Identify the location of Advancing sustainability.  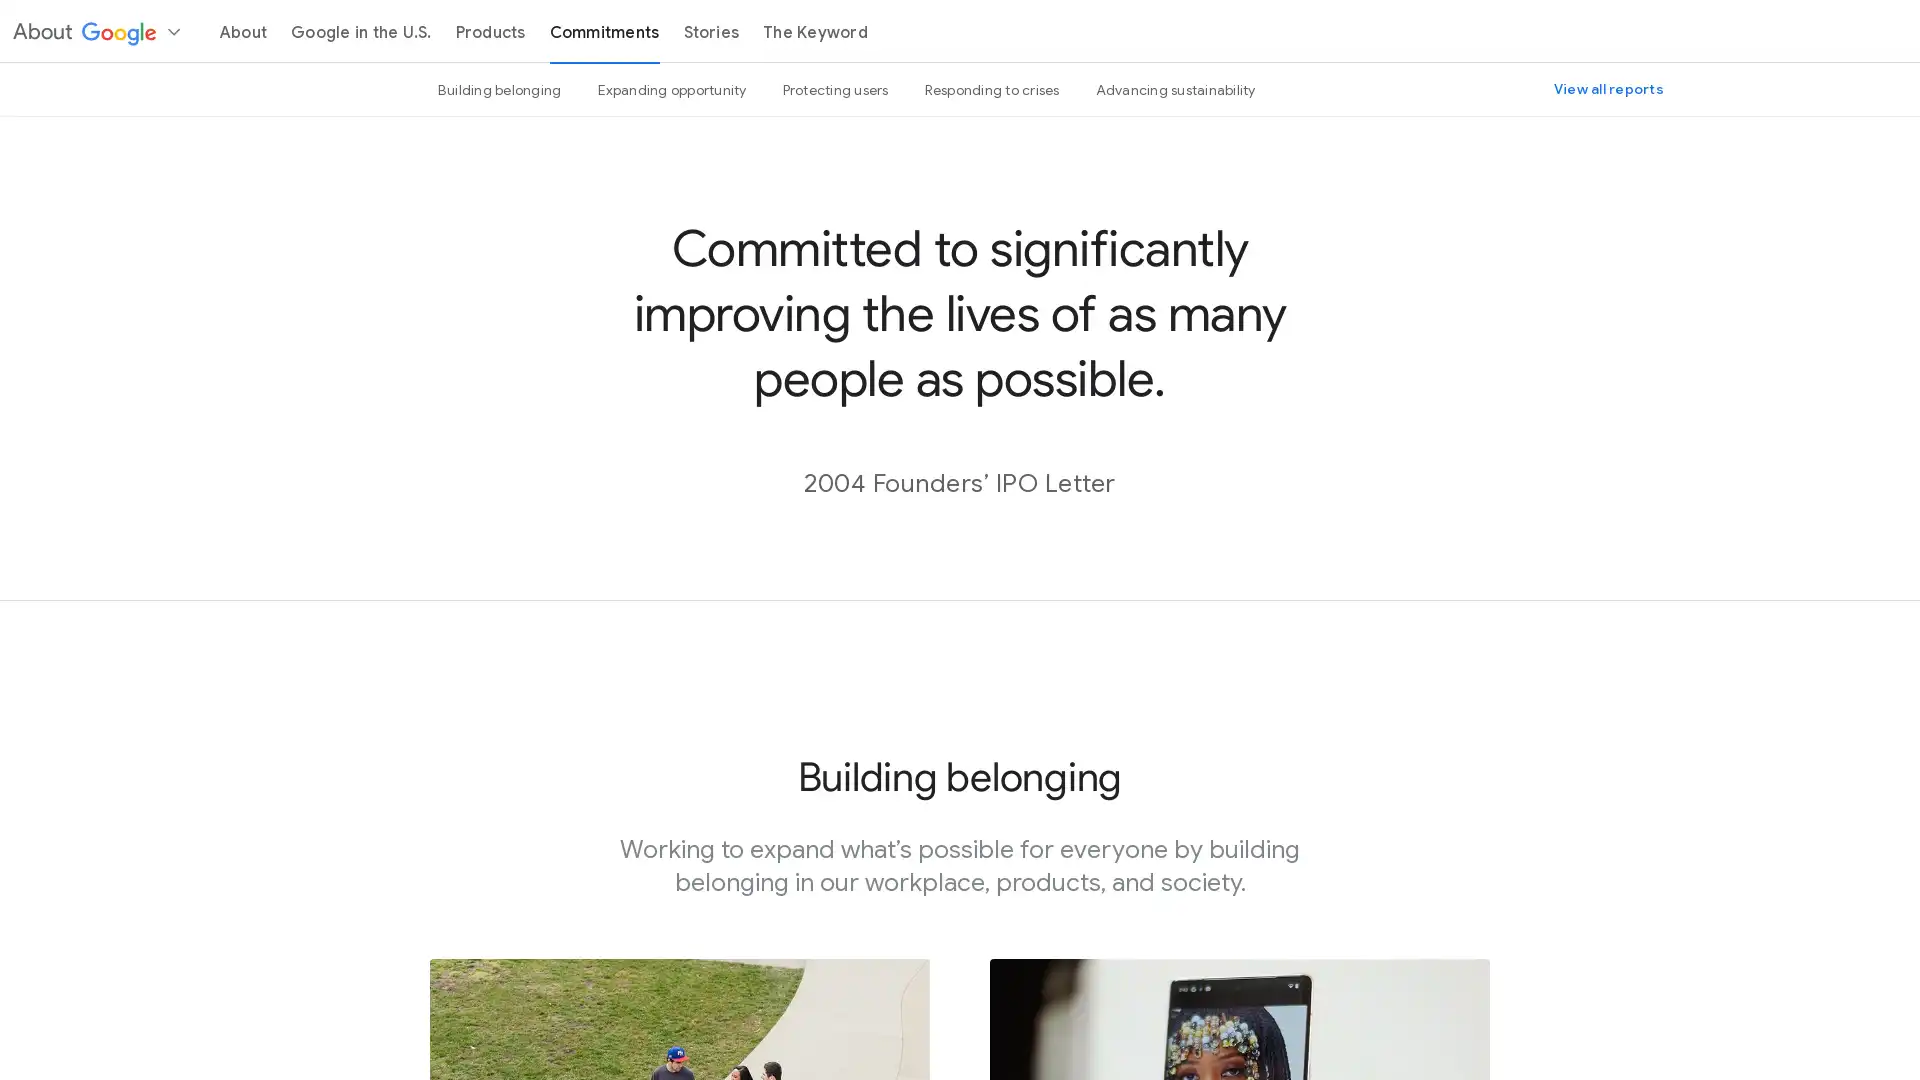
(1175, 88).